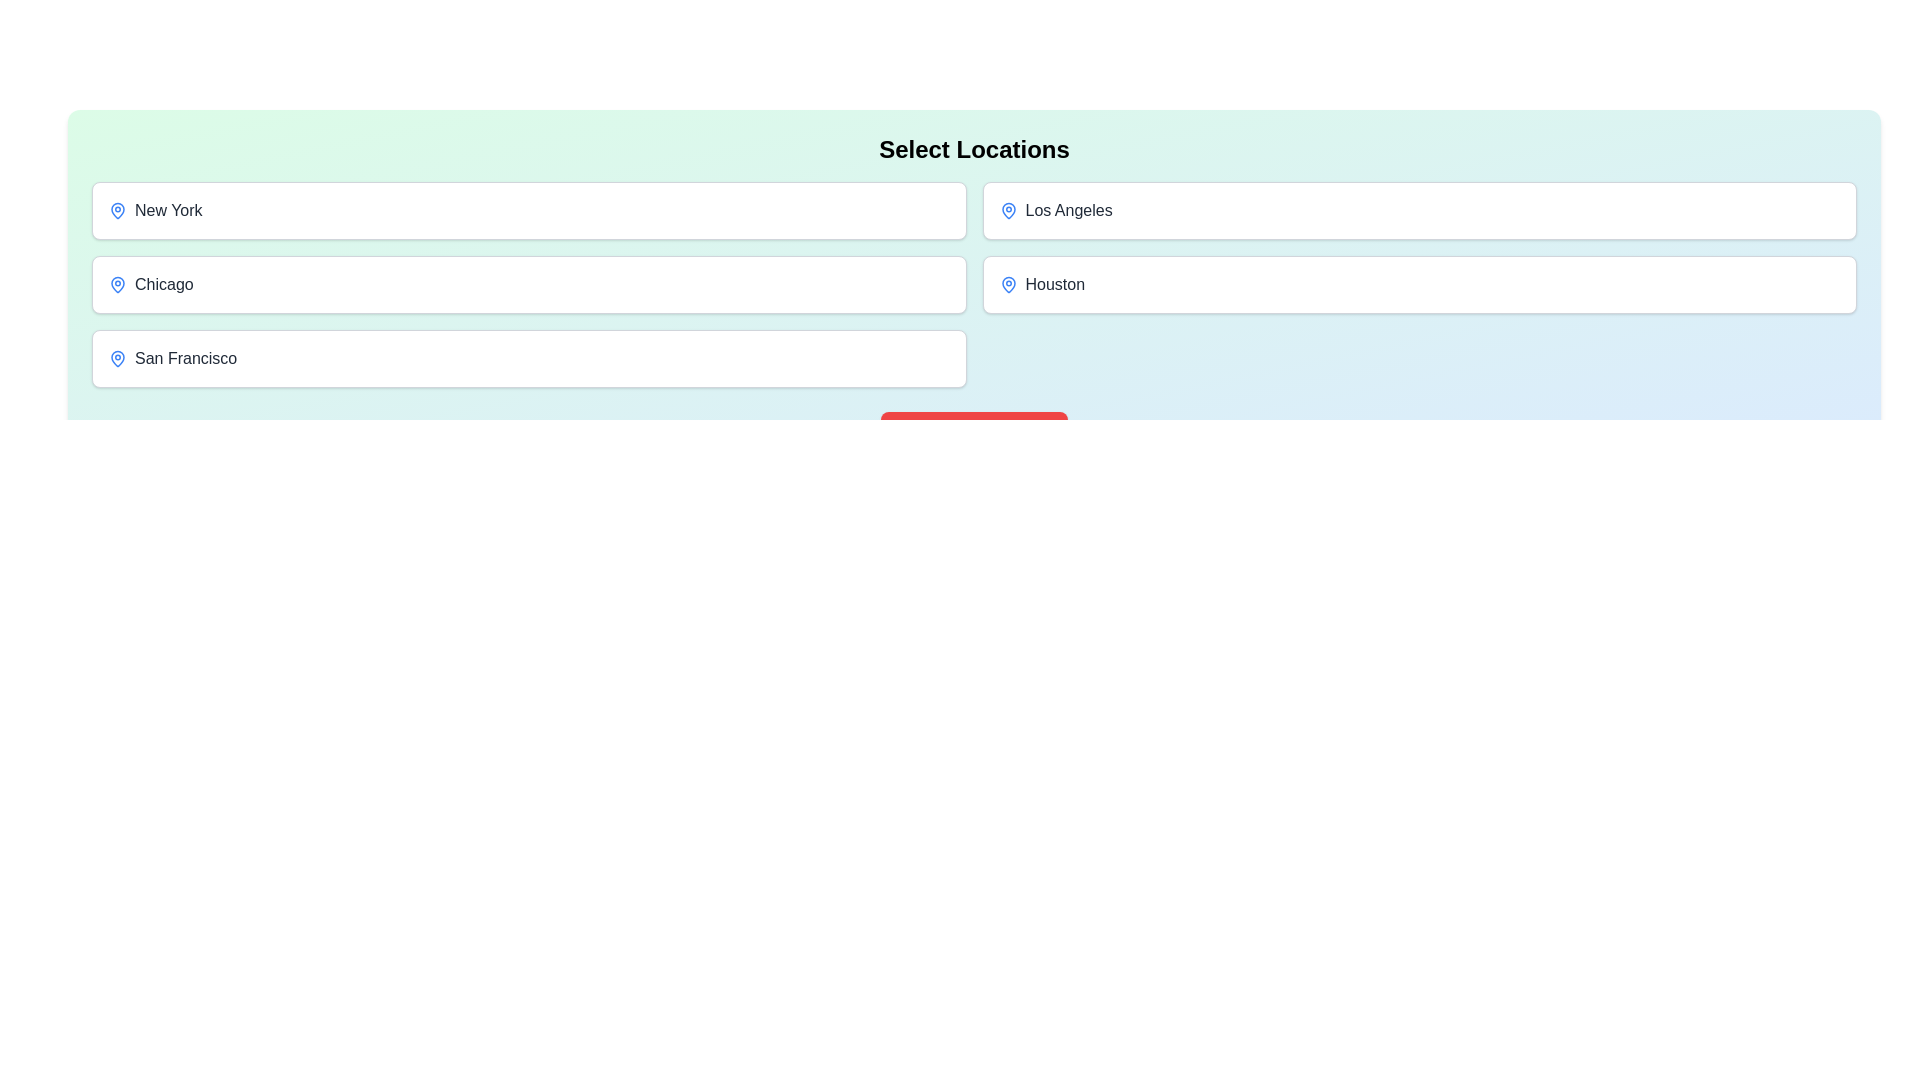  What do you see at coordinates (1418, 285) in the screenshot?
I see `the button corresponding to the location Houston` at bounding box center [1418, 285].